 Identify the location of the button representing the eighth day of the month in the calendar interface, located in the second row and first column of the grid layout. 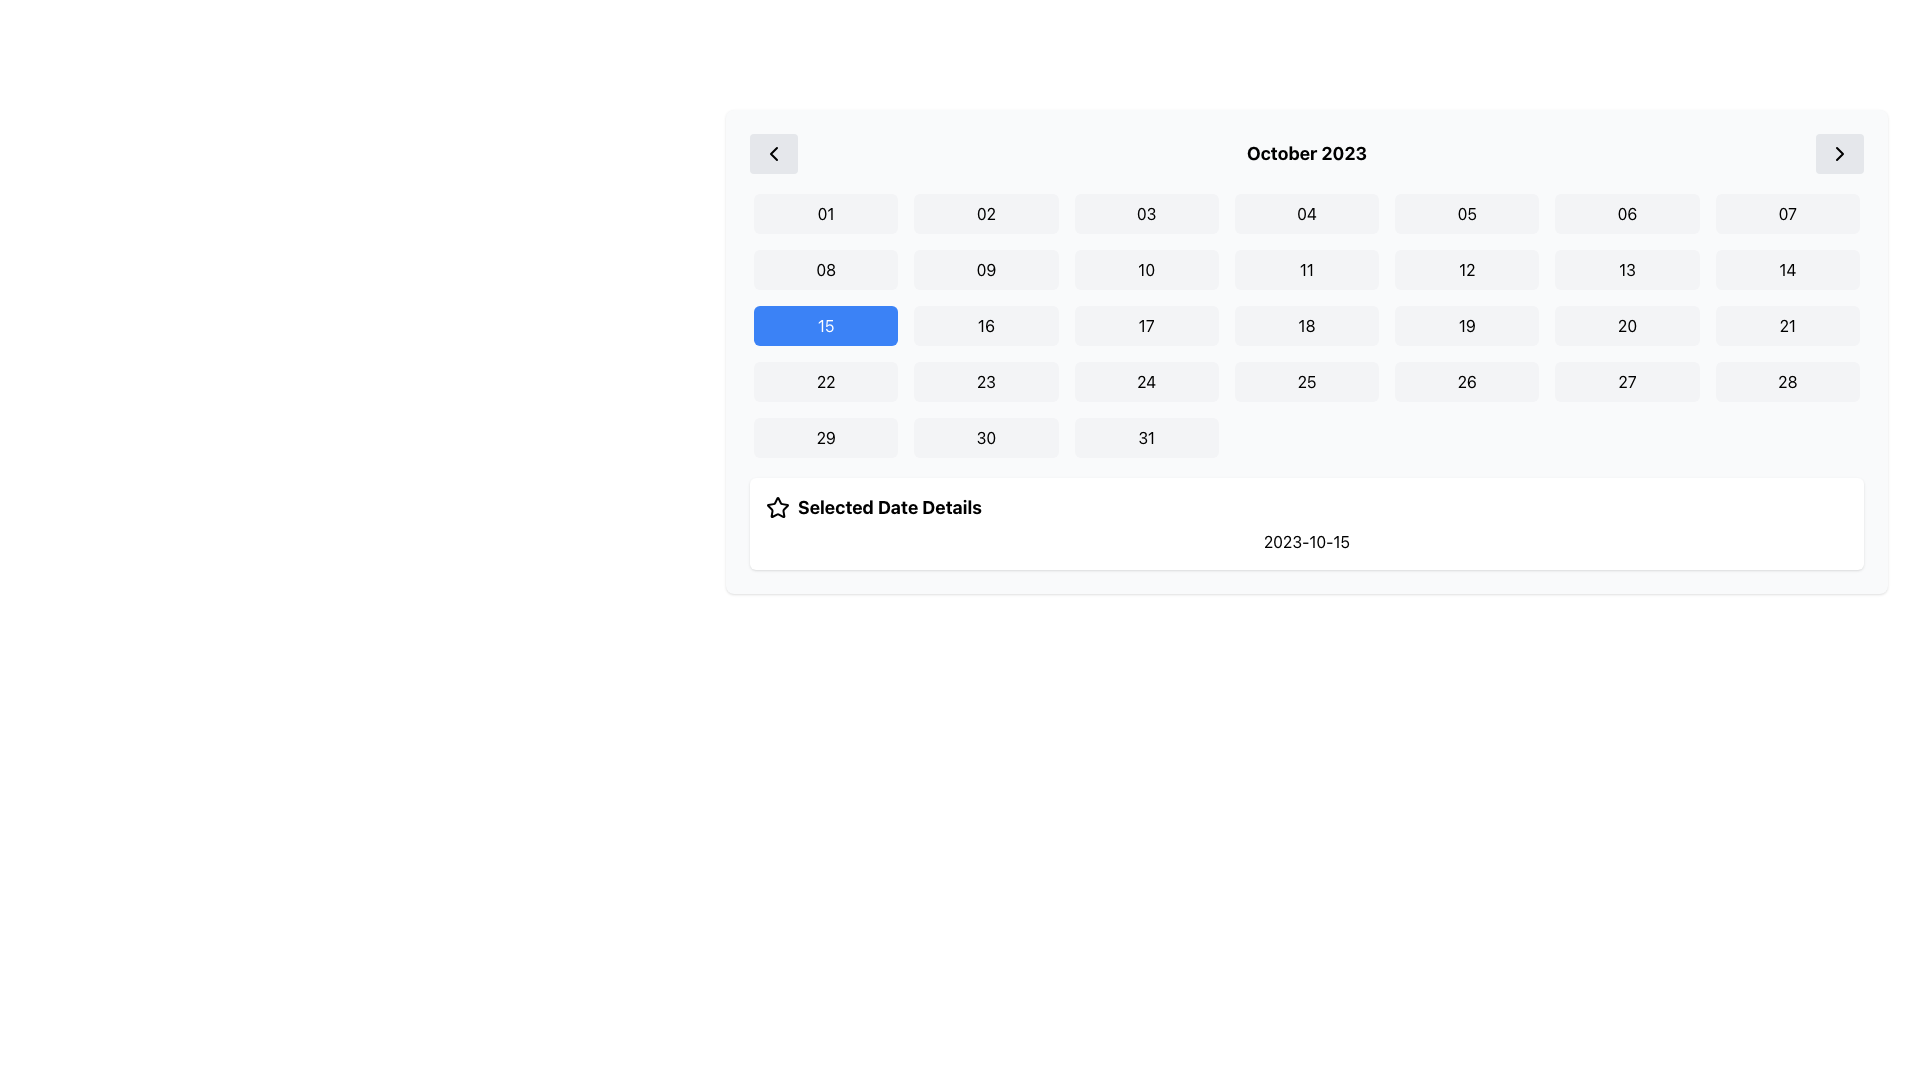
(826, 270).